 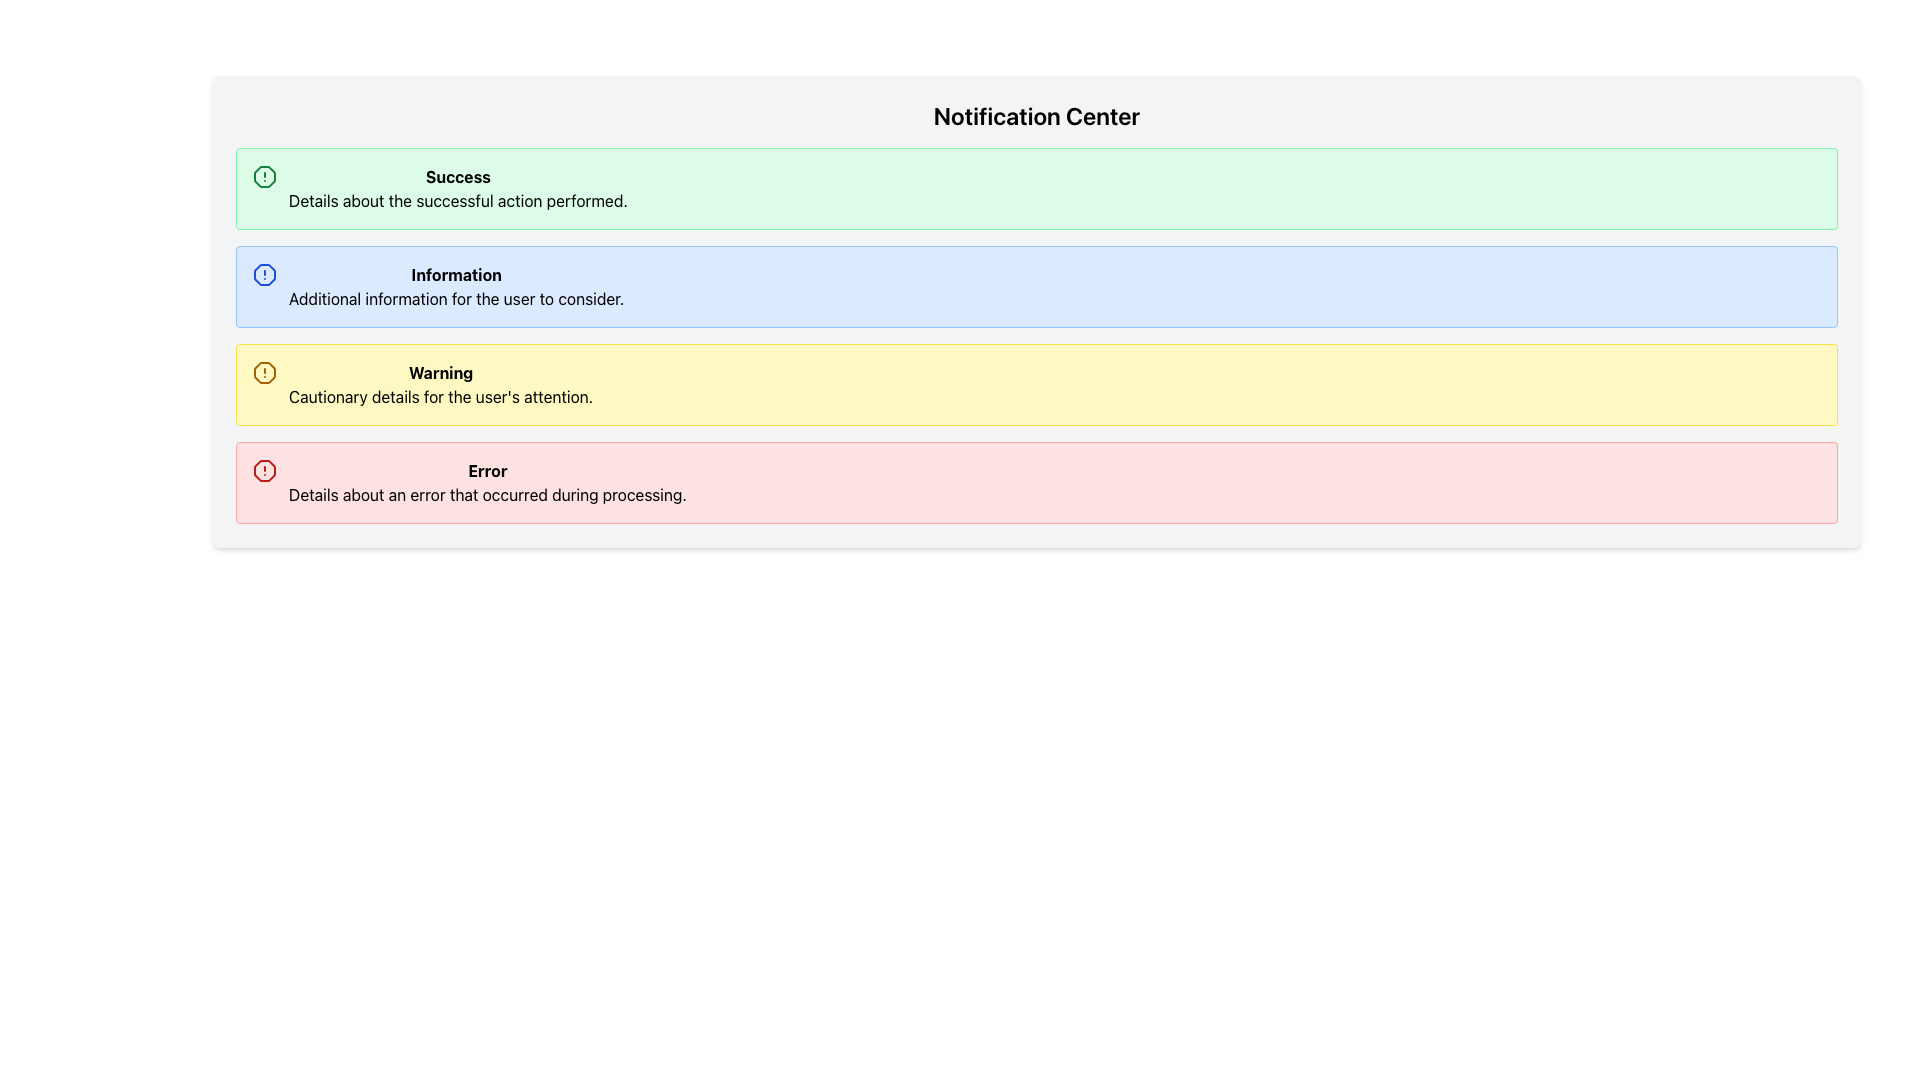 I want to click on the decorative vector graphic part of the octagonal icon located in the blue 'Information' notification box, positioned slightly left of the text, so click(x=263, y=274).